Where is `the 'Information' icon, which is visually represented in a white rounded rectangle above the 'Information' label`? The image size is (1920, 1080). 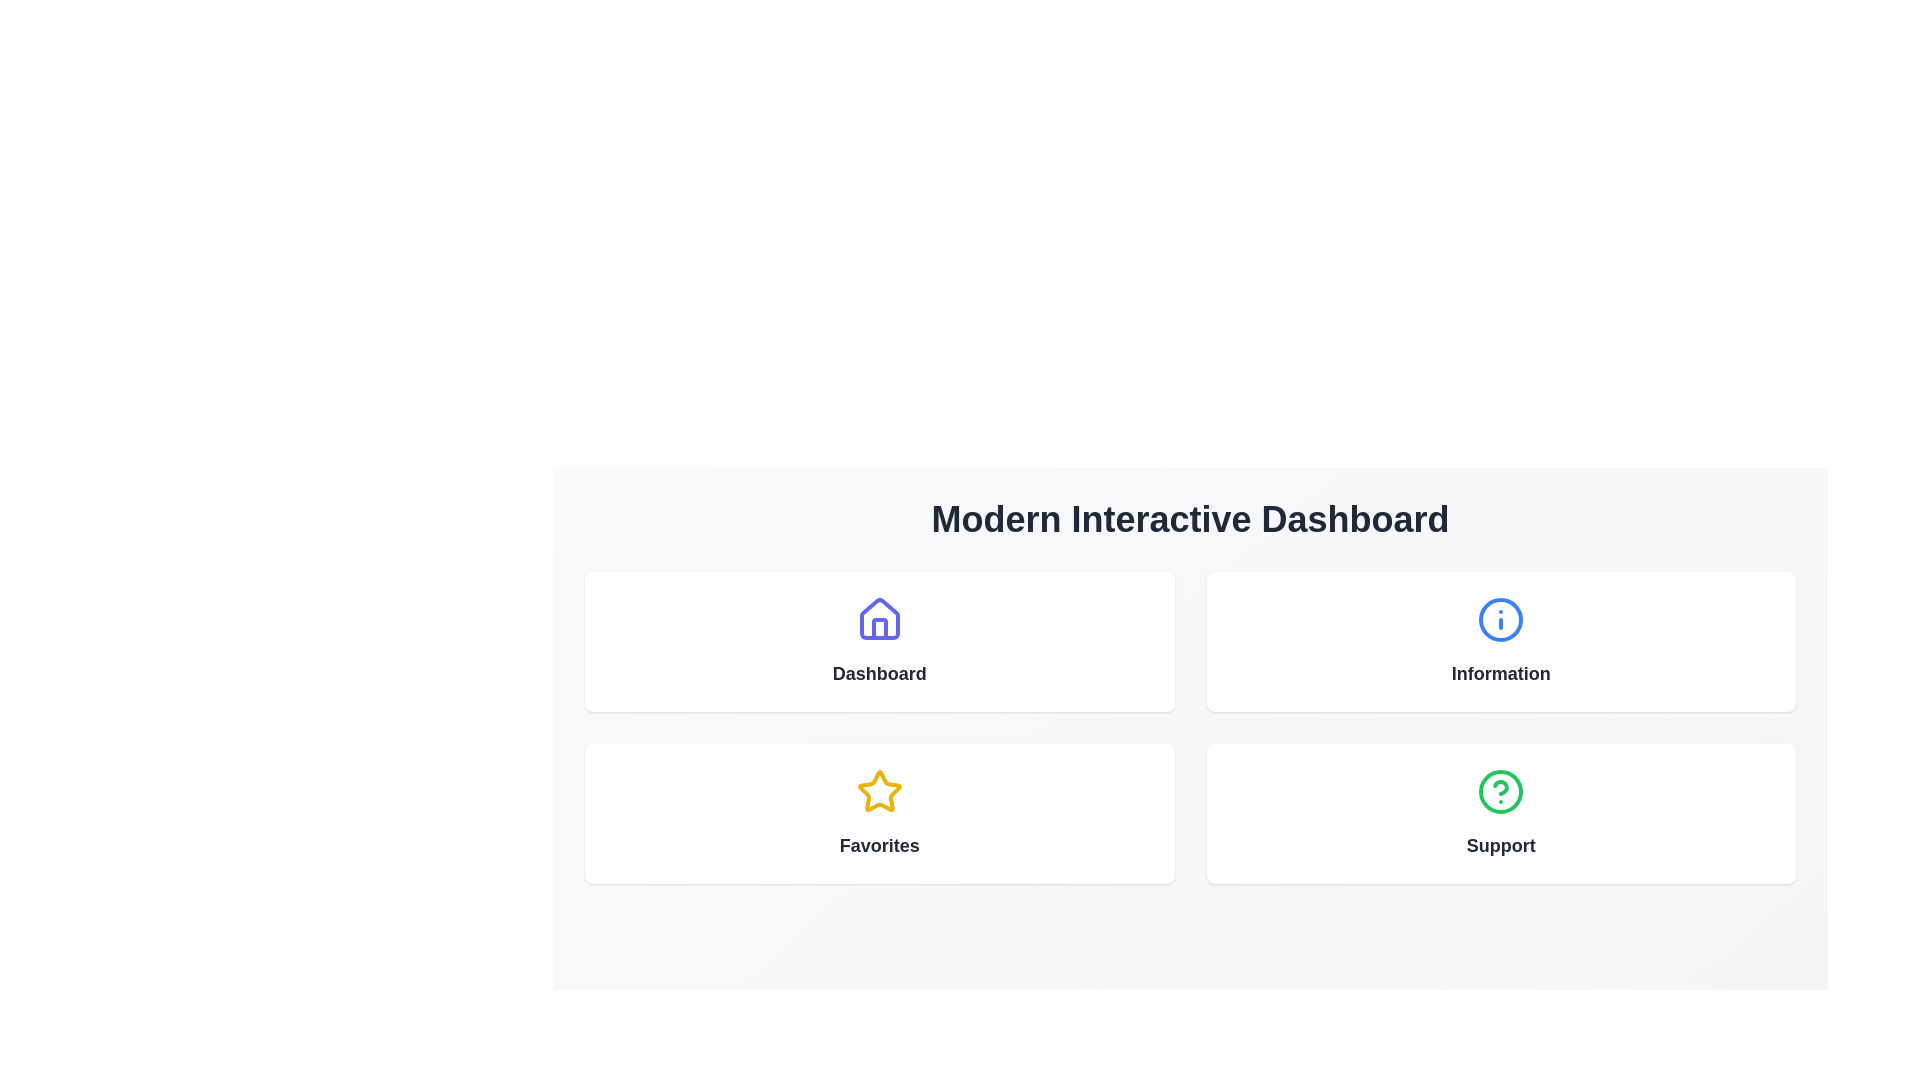
the 'Information' icon, which is visually represented in a white rounded rectangle above the 'Information' label is located at coordinates (1501, 619).